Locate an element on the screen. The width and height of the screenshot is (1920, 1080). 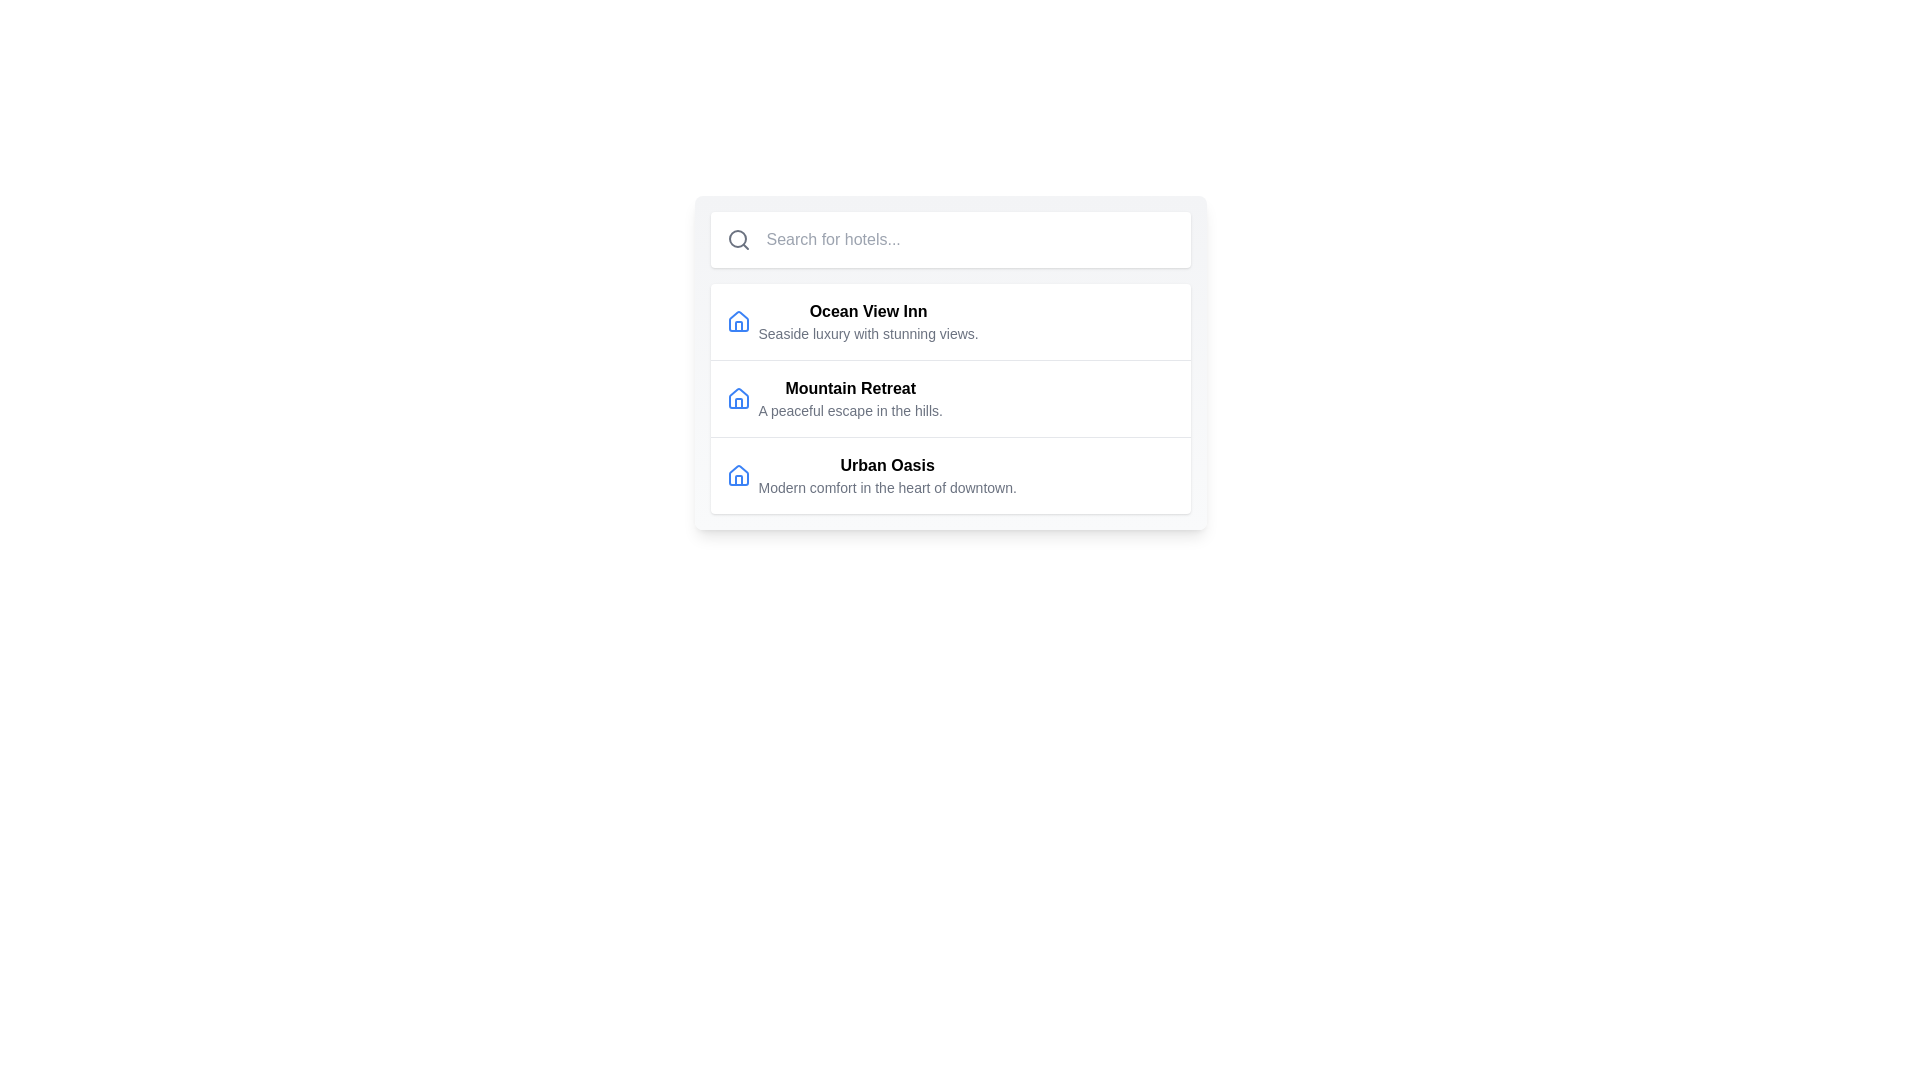
the second item in the vertically aligned list of three items, which provides a summary of information is located at coordinates (850, 398).